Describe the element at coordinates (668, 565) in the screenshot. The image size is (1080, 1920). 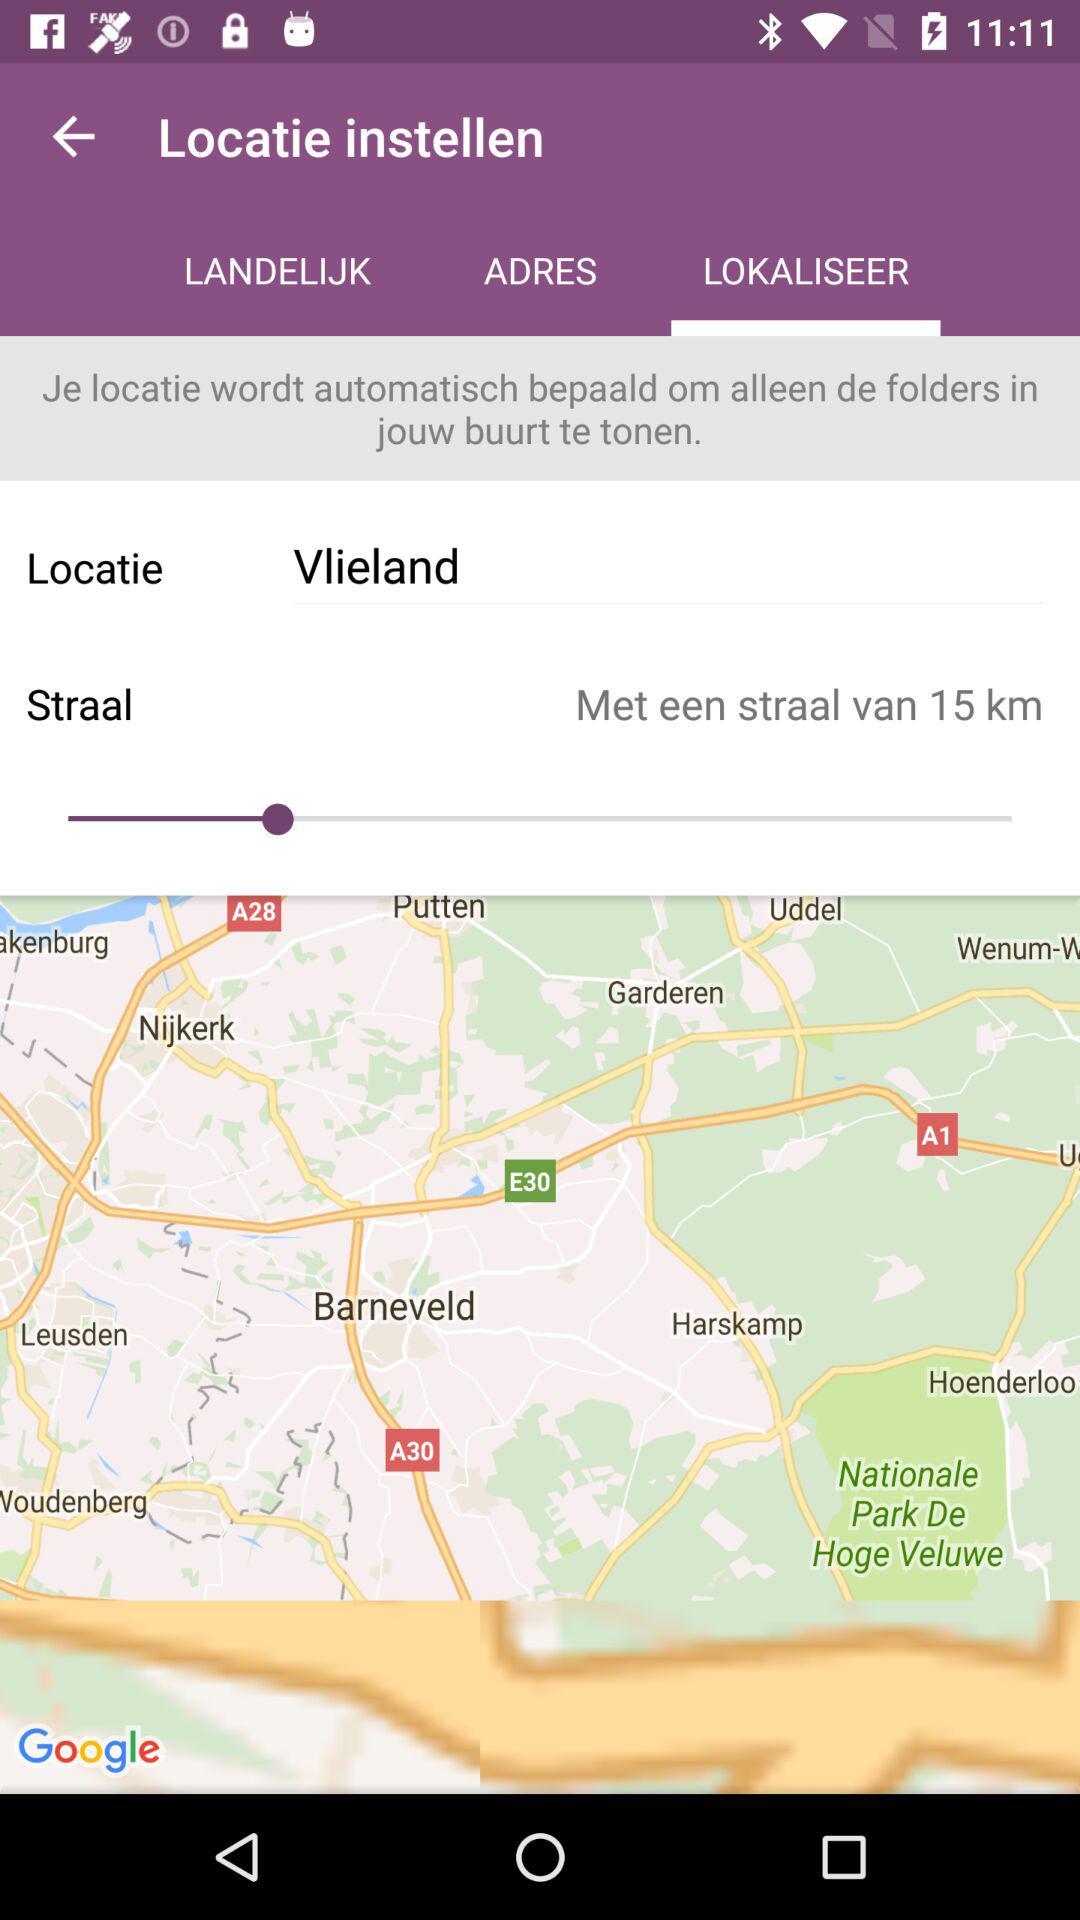
I see `the icon below the je locatie wordt` at that location.